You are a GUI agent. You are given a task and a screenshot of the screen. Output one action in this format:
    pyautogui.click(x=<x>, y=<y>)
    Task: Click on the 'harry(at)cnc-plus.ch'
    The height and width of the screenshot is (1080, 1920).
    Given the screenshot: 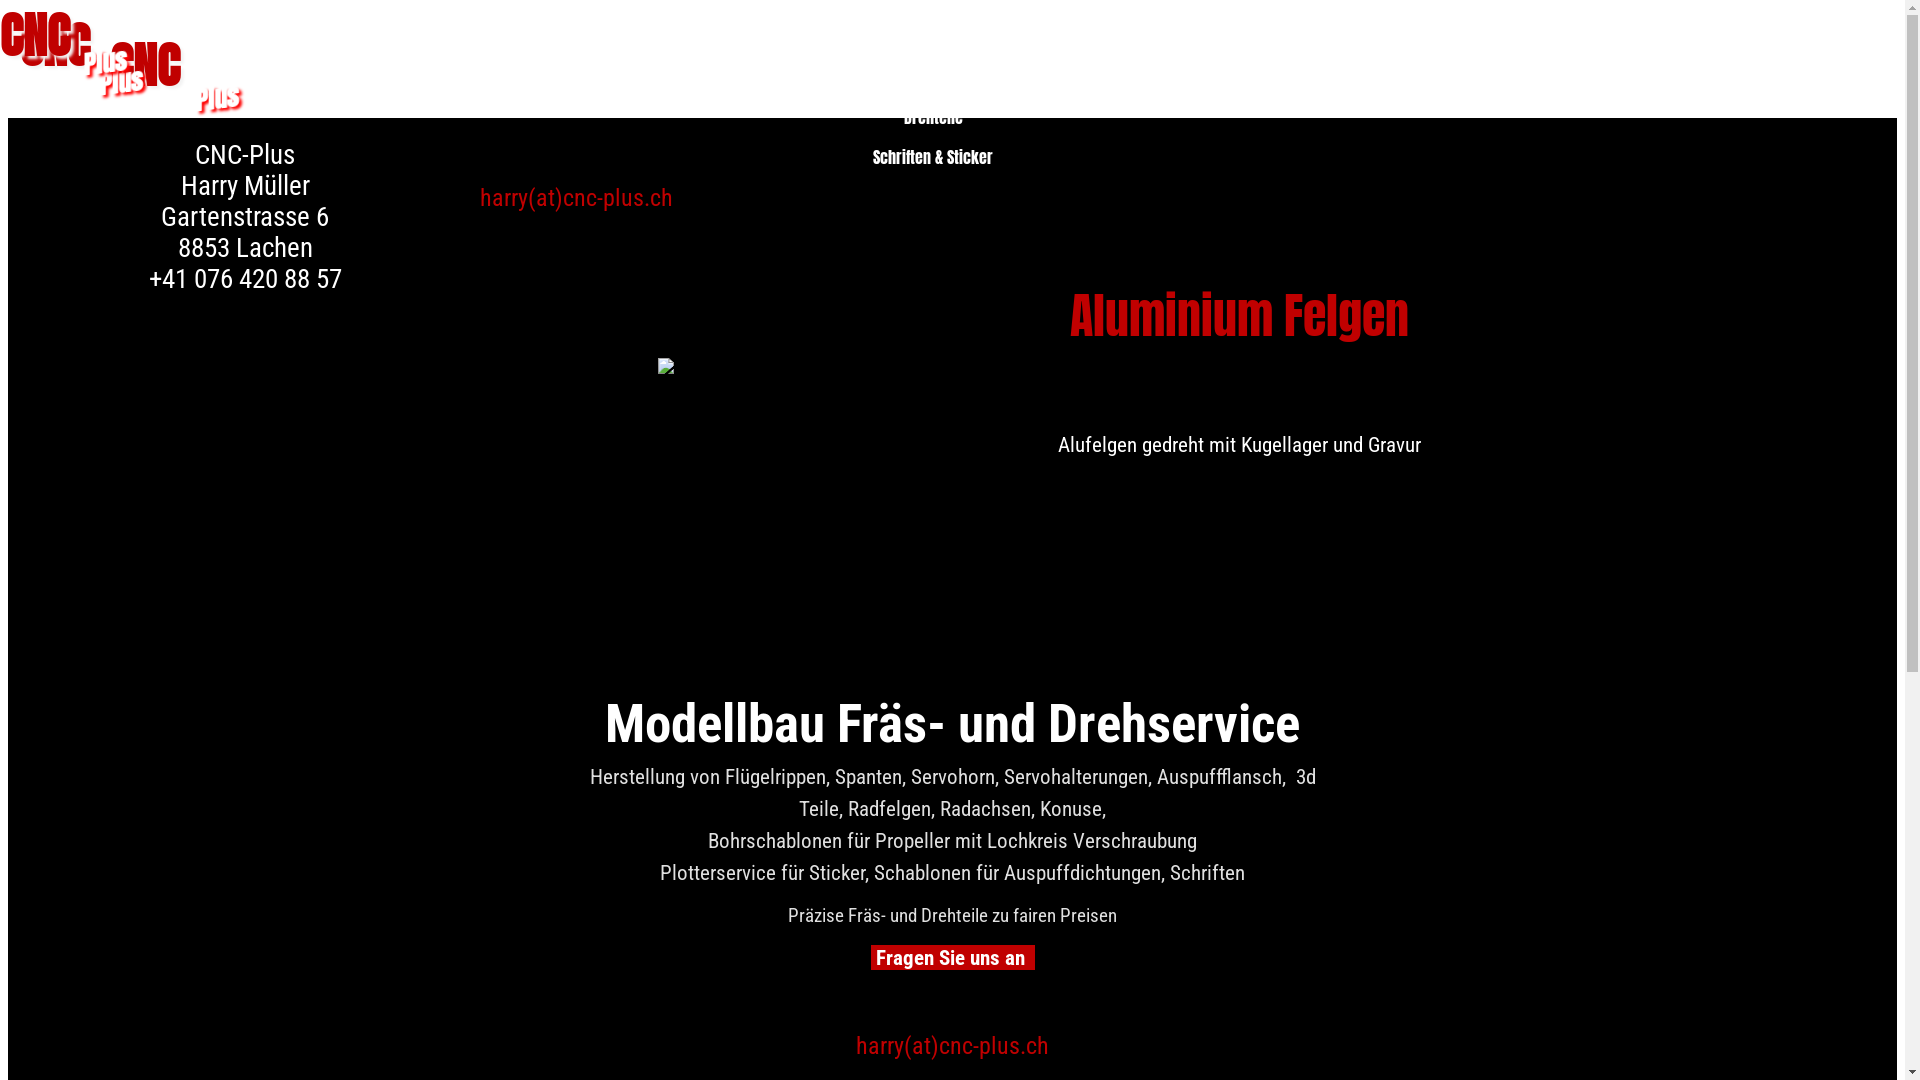 What is the action you would take?
    pyautogui.click(x=575, y=197)
    